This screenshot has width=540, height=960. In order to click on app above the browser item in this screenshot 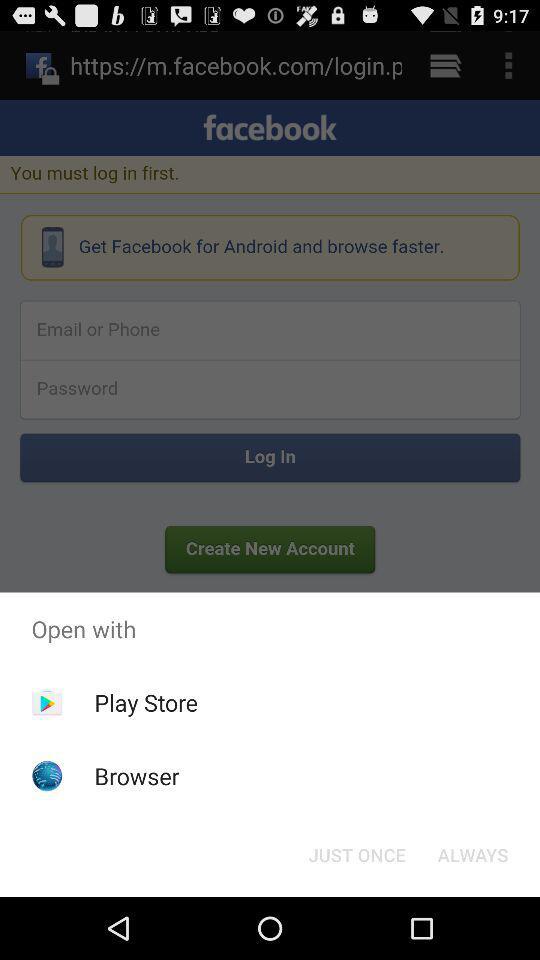, I will do `click(145, 702)`.